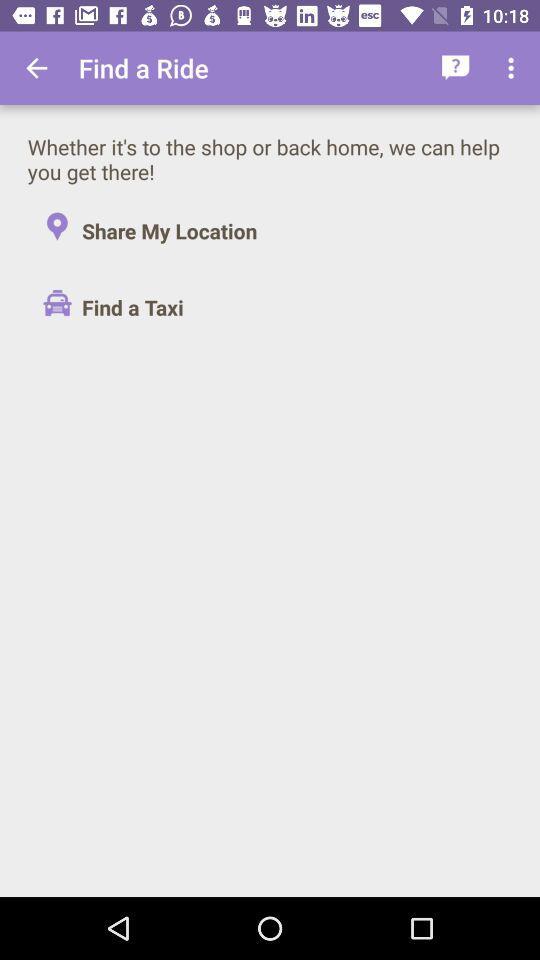 This screenshot has width=540, height=960. What do you see at coordinates (513, 68) in the screenshot?
I see `icon above whether it s item` at bounding box center [513, 68].